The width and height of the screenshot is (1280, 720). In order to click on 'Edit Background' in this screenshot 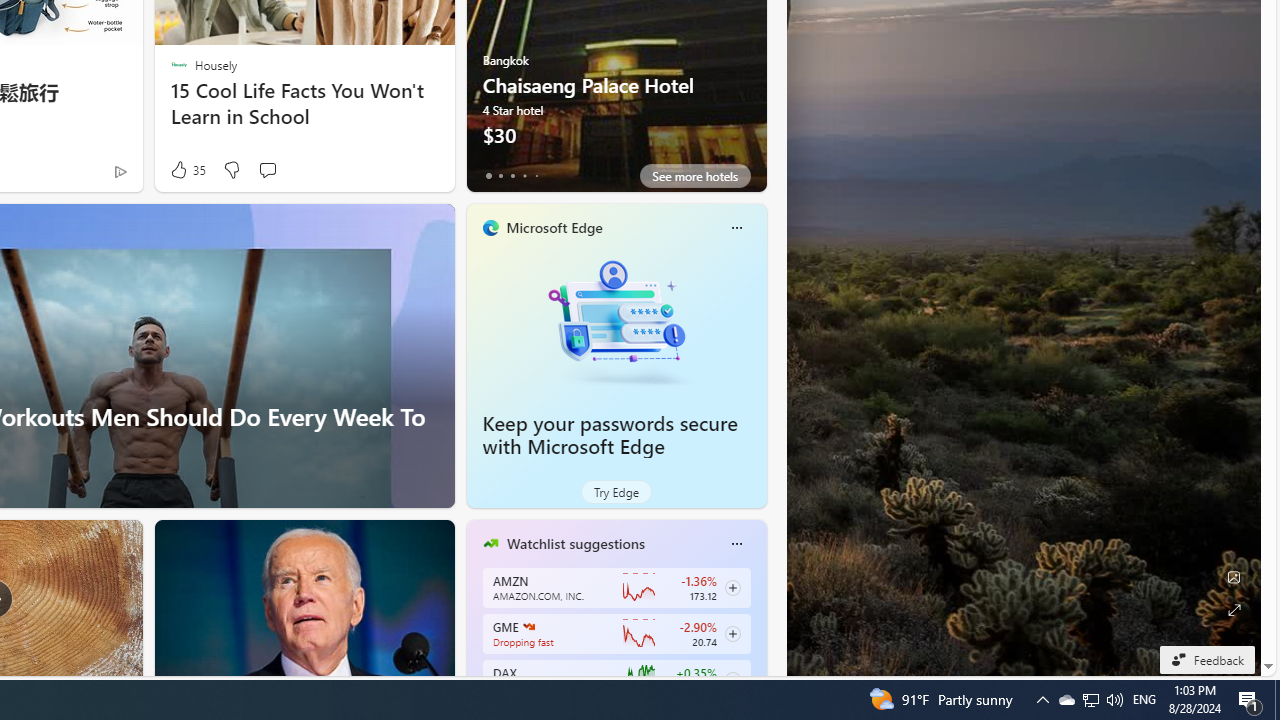, I will do `click(1232, 577)`.